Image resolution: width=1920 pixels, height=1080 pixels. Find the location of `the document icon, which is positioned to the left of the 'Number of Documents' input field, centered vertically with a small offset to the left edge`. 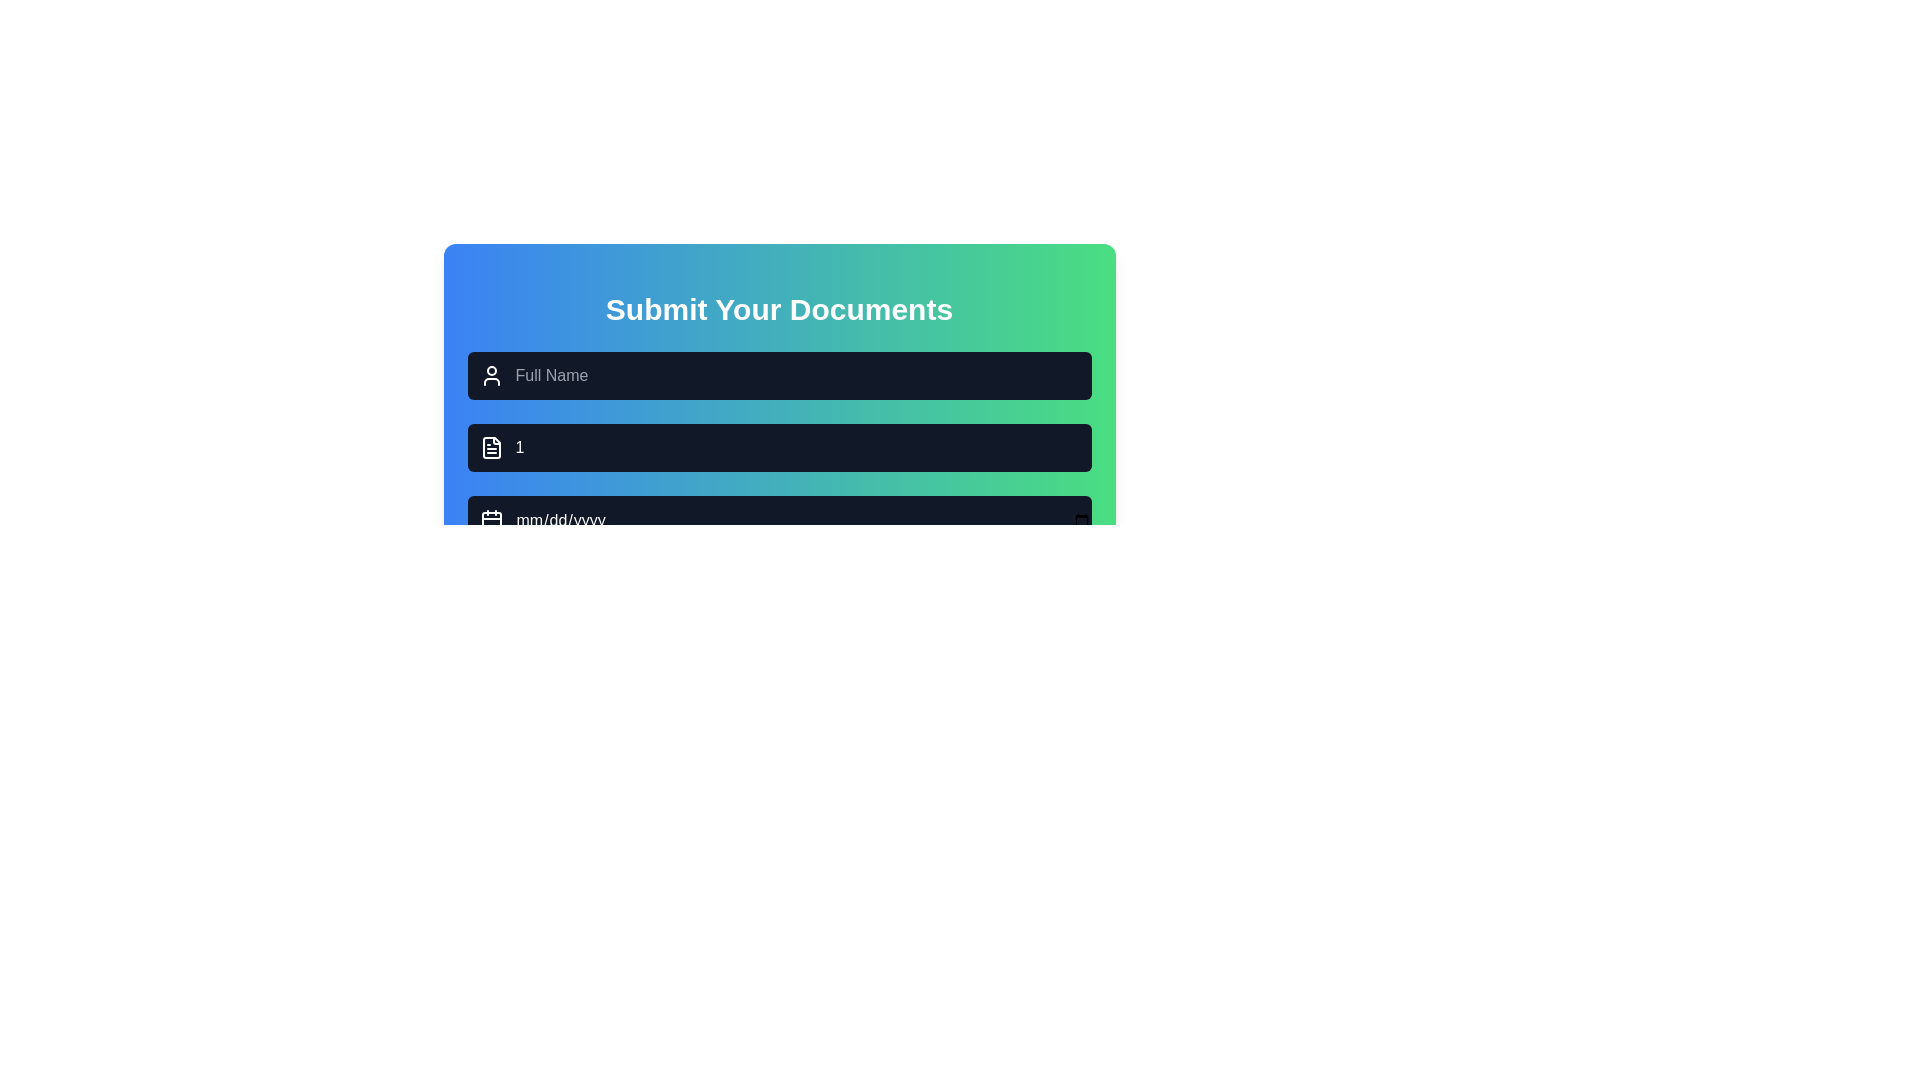

the document icon, which is positioned to the left of the 'Number of Documents' input field, centered vertically with a small offset to the left edge is located at coordinates (491, 446).